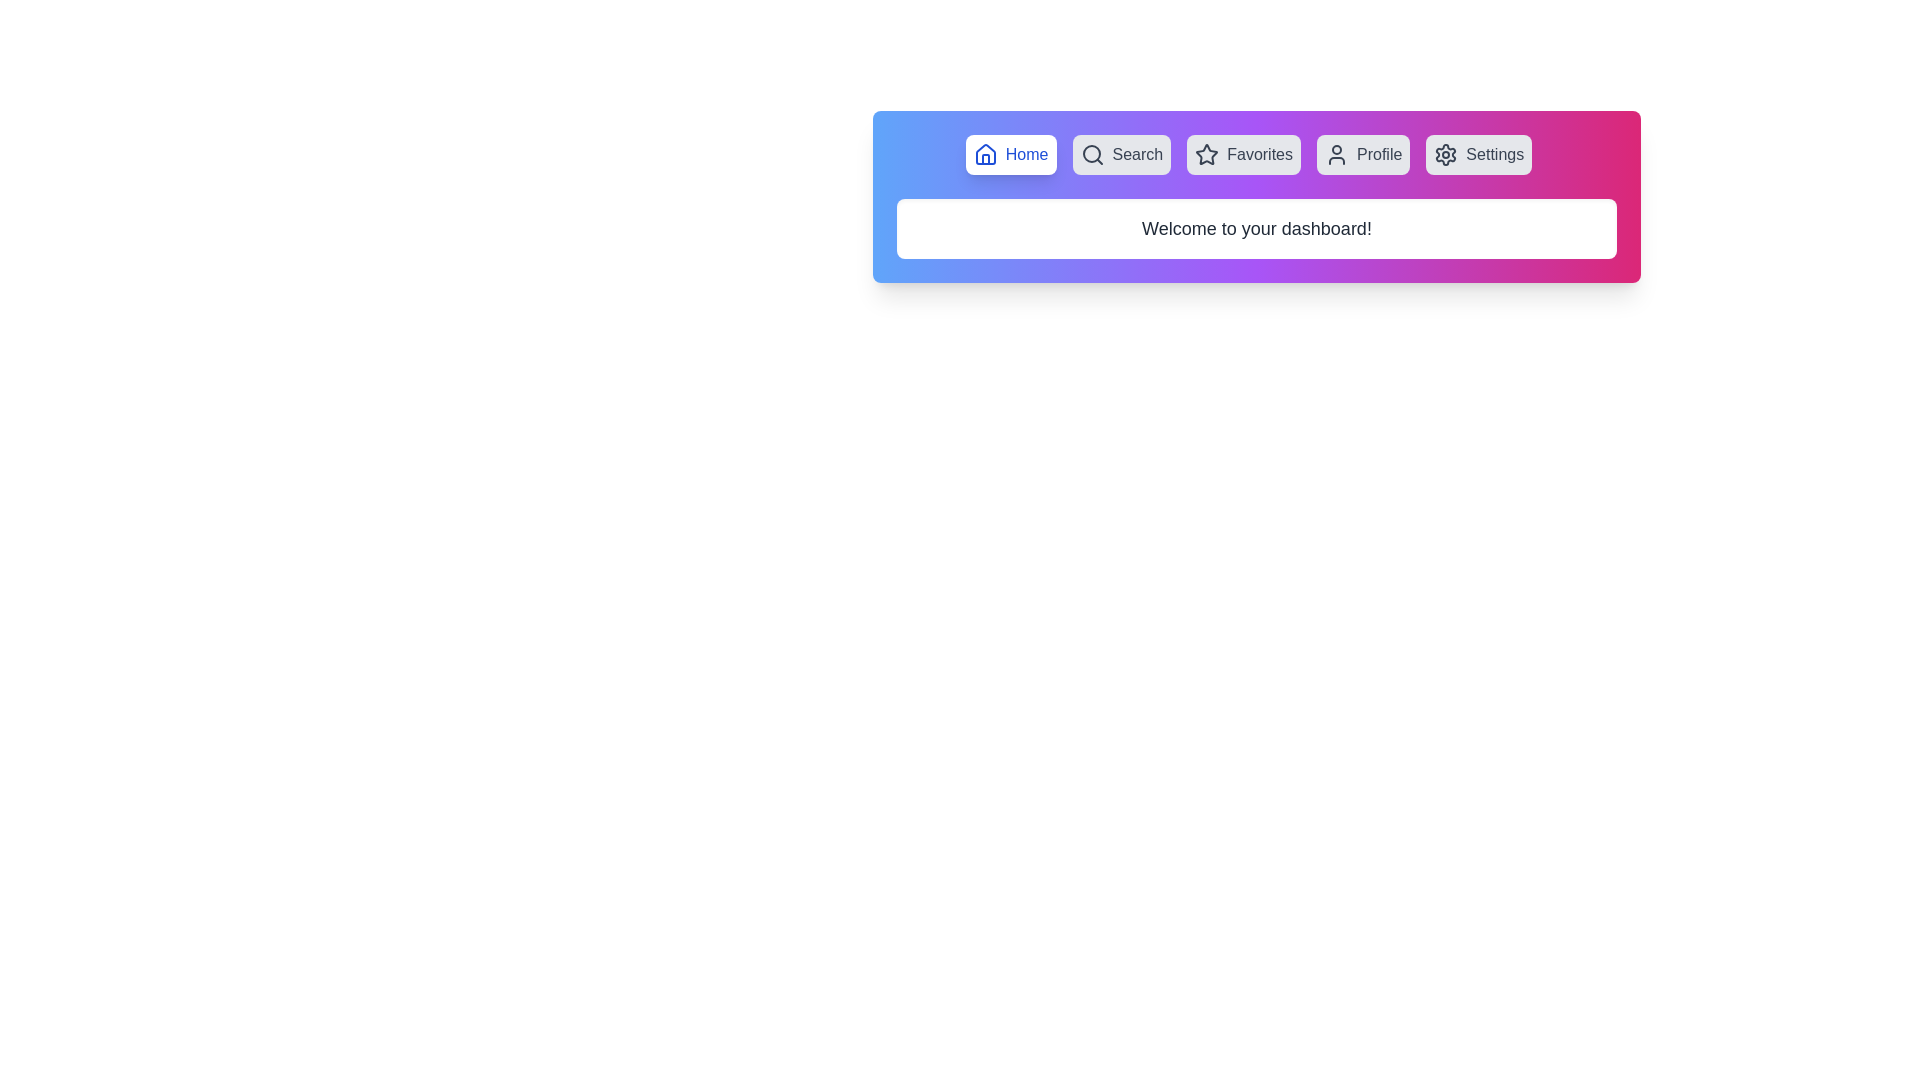  I want to click on the 'Home' navigation button with a house icon, so click(1011, 153).